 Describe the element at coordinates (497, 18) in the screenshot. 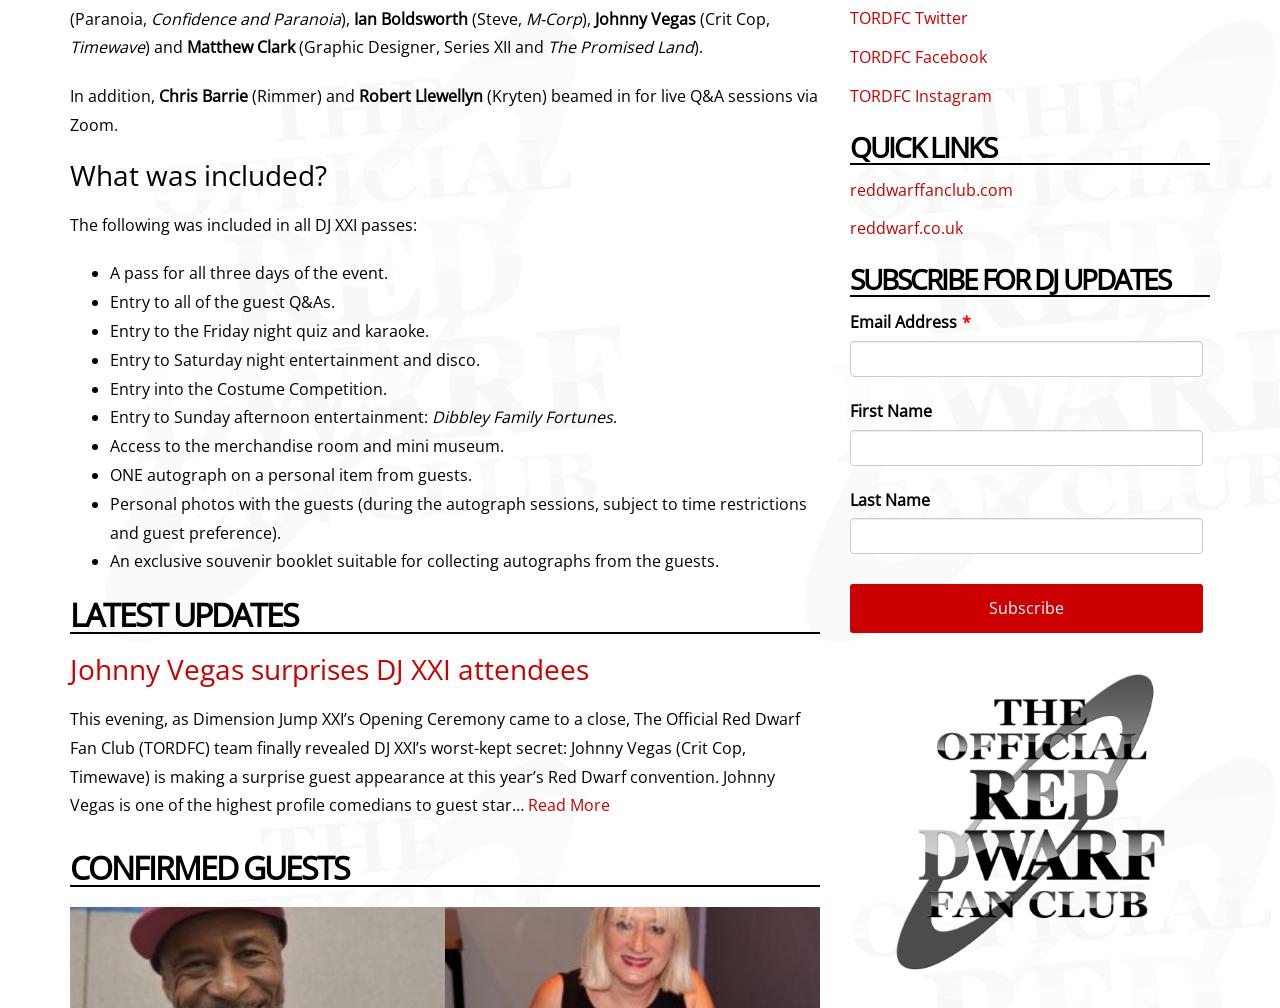

I see `'(Steve,'` at that location.